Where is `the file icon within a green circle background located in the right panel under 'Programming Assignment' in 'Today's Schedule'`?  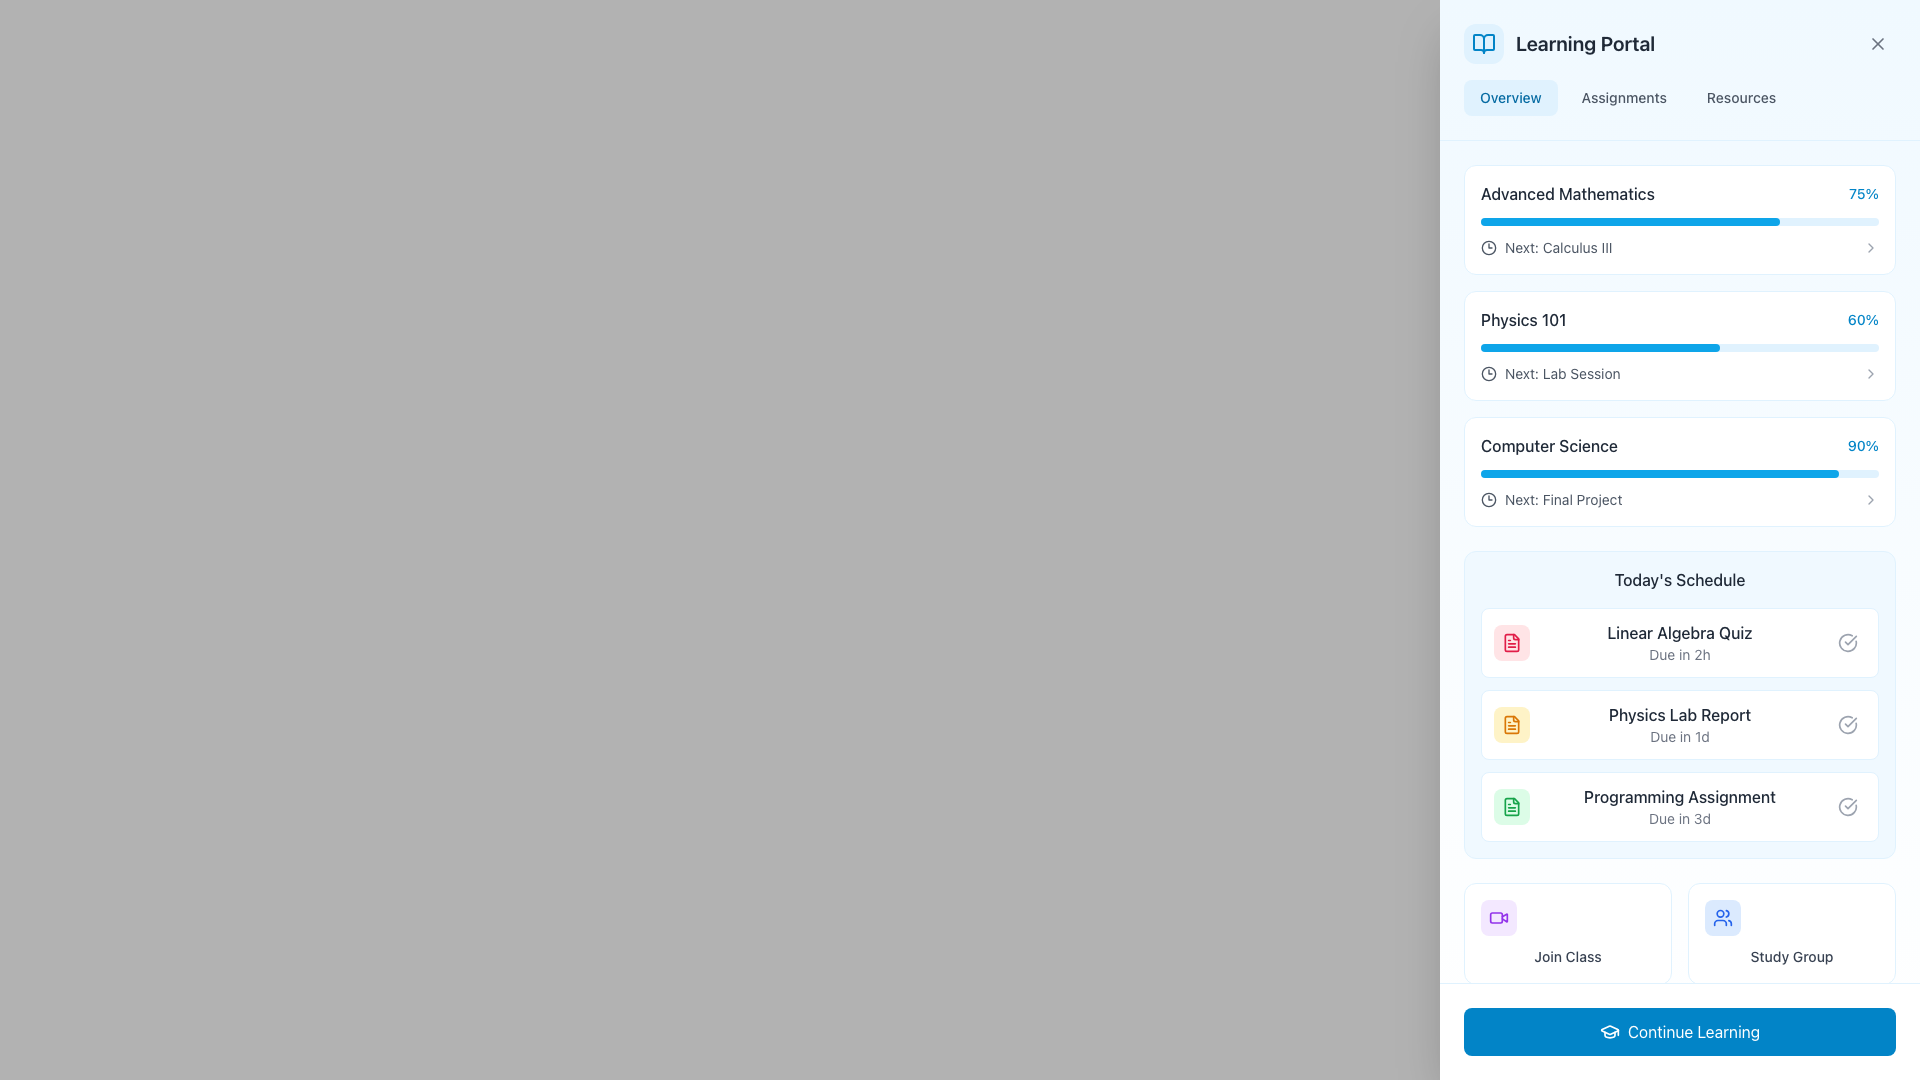
the file icon within a green circle background located in the right panel under 'Programming Assignment' in 'Today's Schedule' is located at coordinates (1512, 805).